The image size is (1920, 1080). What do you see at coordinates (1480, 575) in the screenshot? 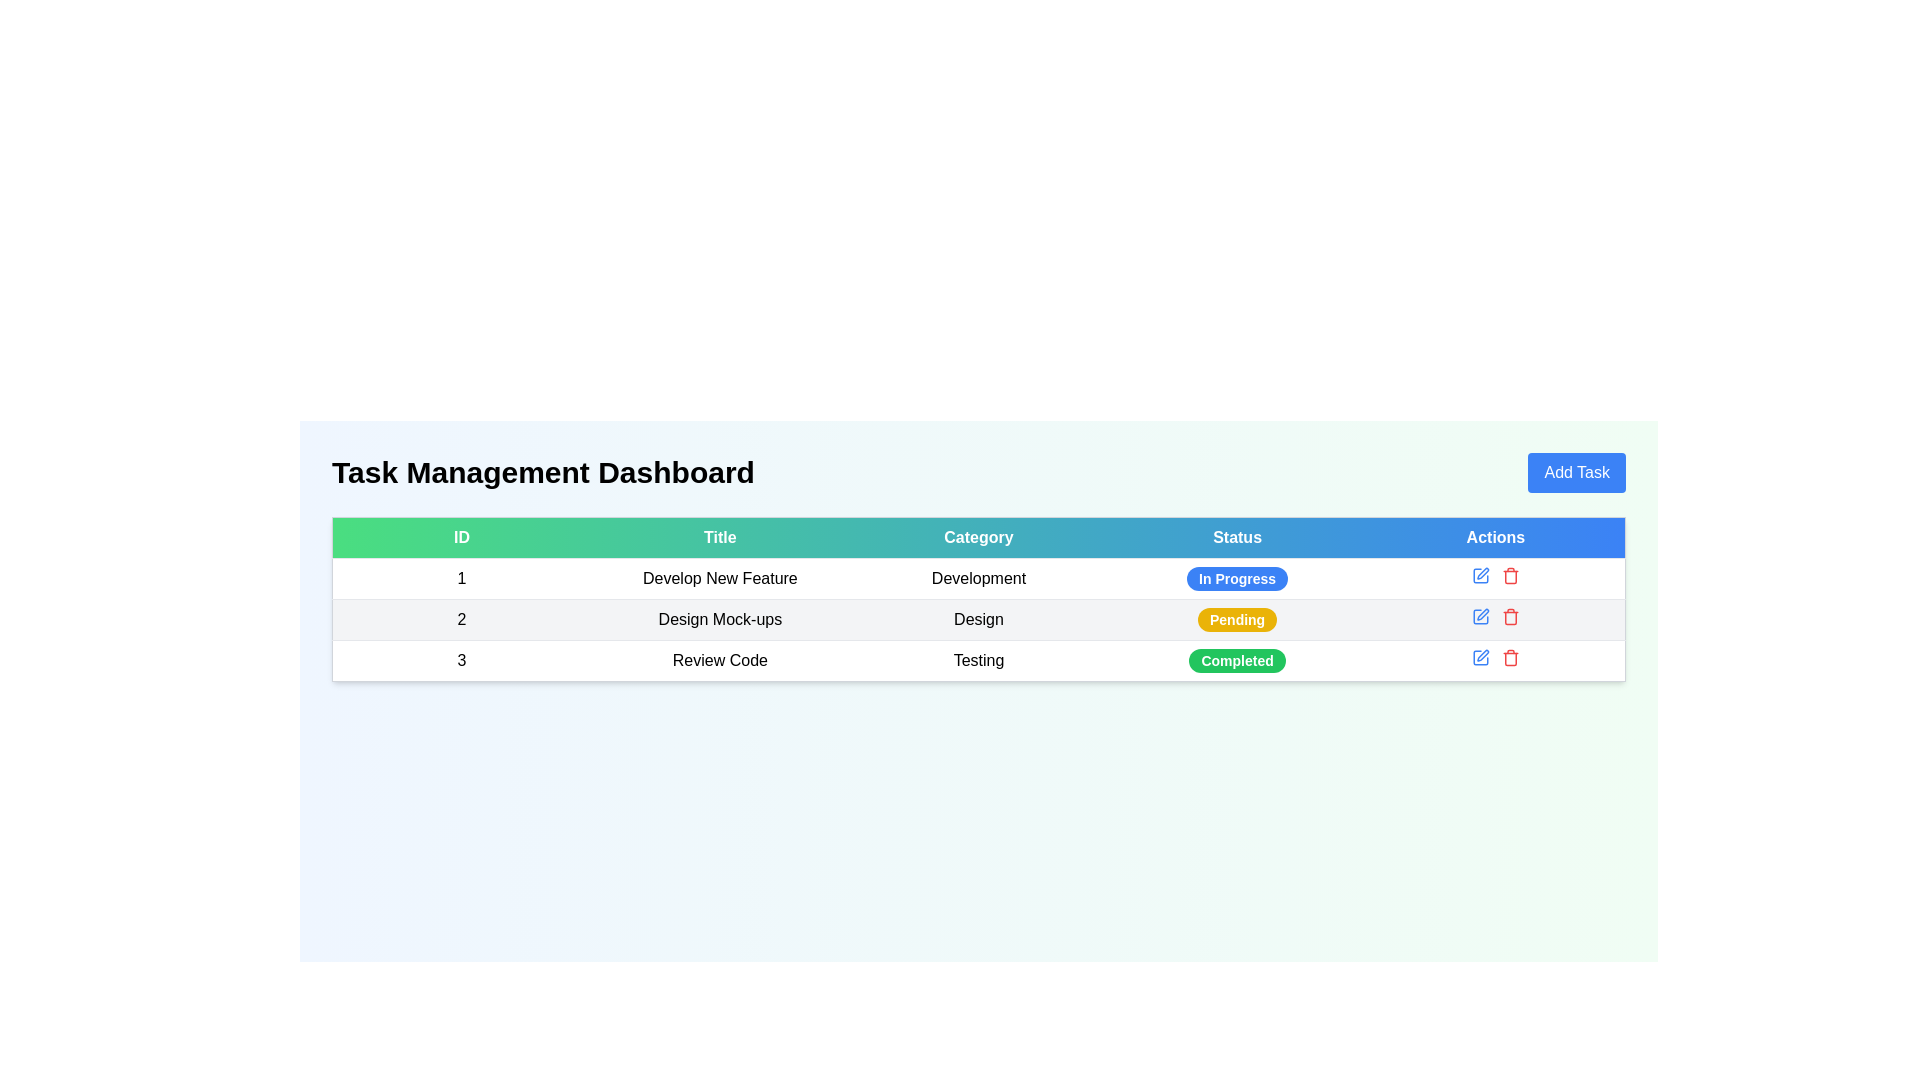
I see `the pen icon button in the 'Actions' column of the table` at bounding box center [1480, 575].